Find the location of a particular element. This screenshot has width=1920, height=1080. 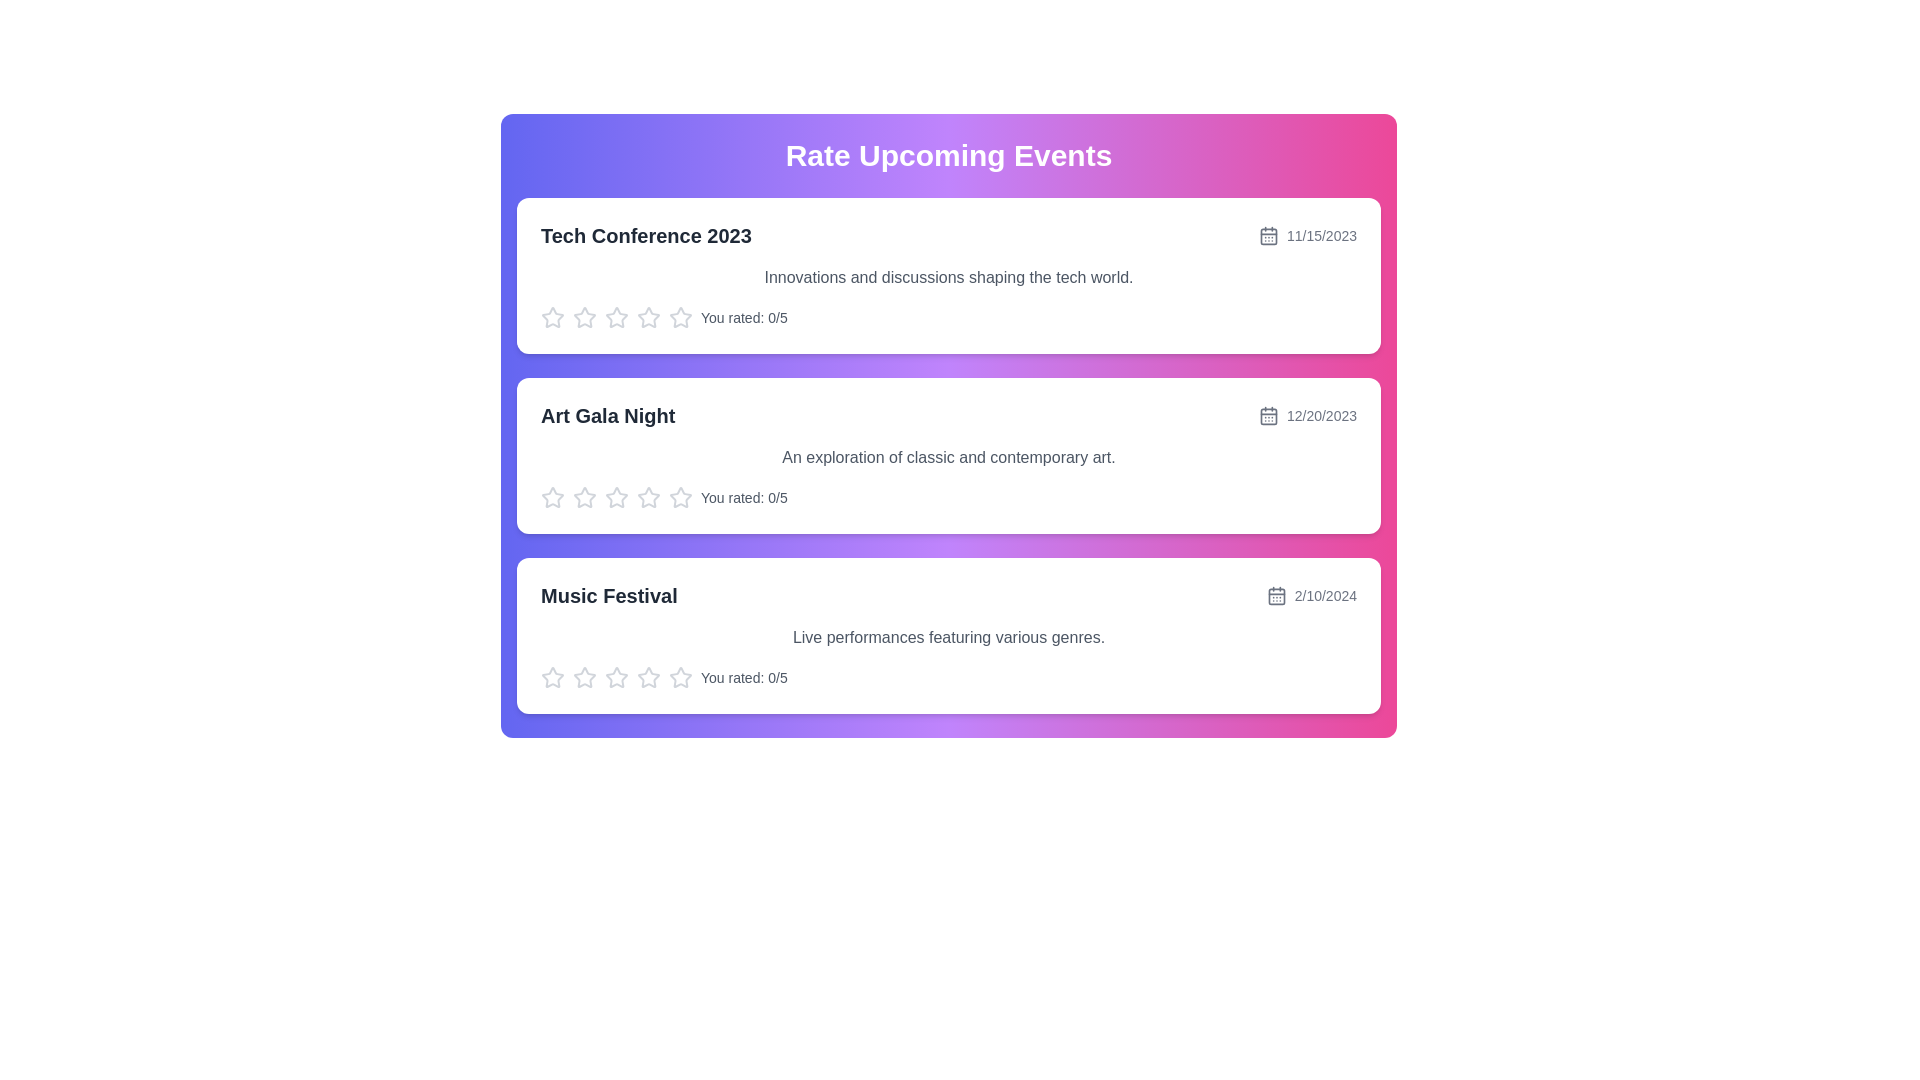

the third star from the left in the horizontal row of five stars for the 'Tech Conference 2023' event to enable accessibility interactions is located at coordinates (584, 316).